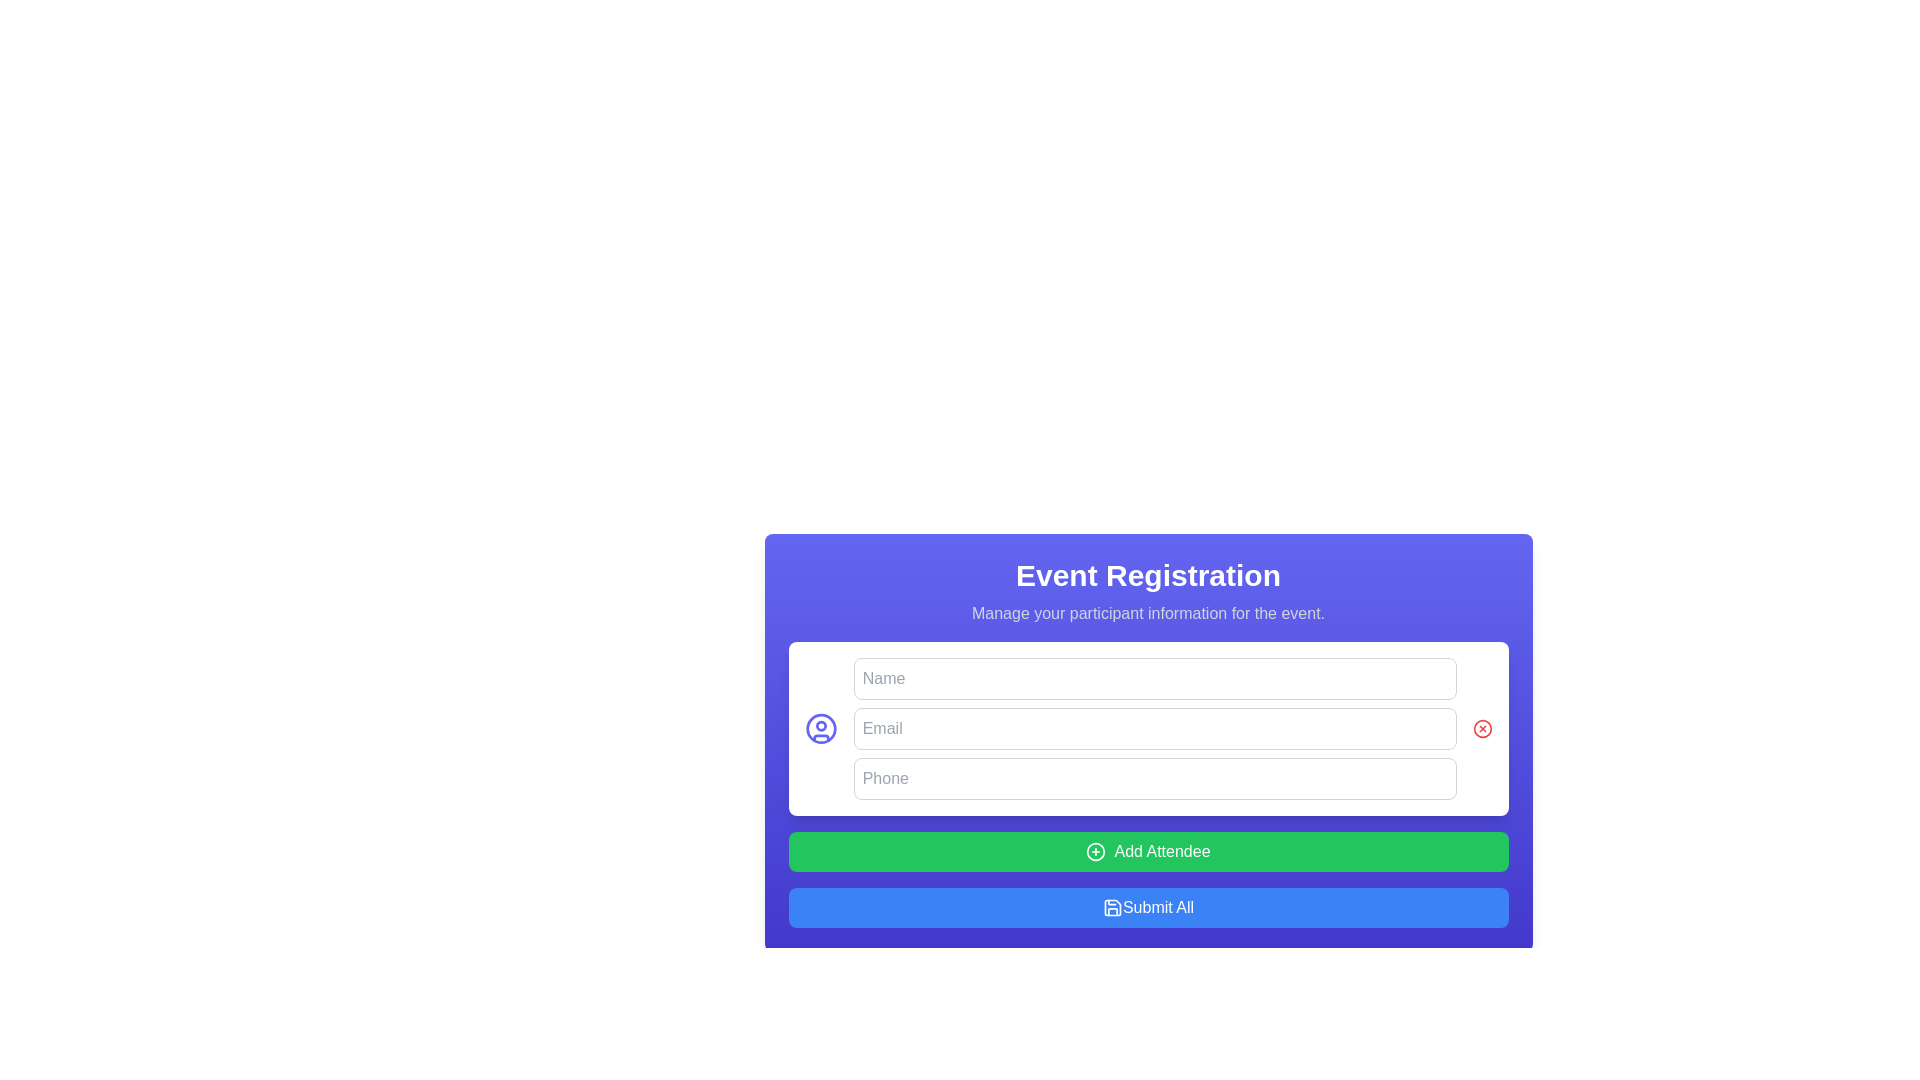  What do you see at coordinates (1482, 729) in the screenshot?
I see `the circular shape within the close button icon located to the far right side of the input fields in the event form` at bounding box center [1482, 729].